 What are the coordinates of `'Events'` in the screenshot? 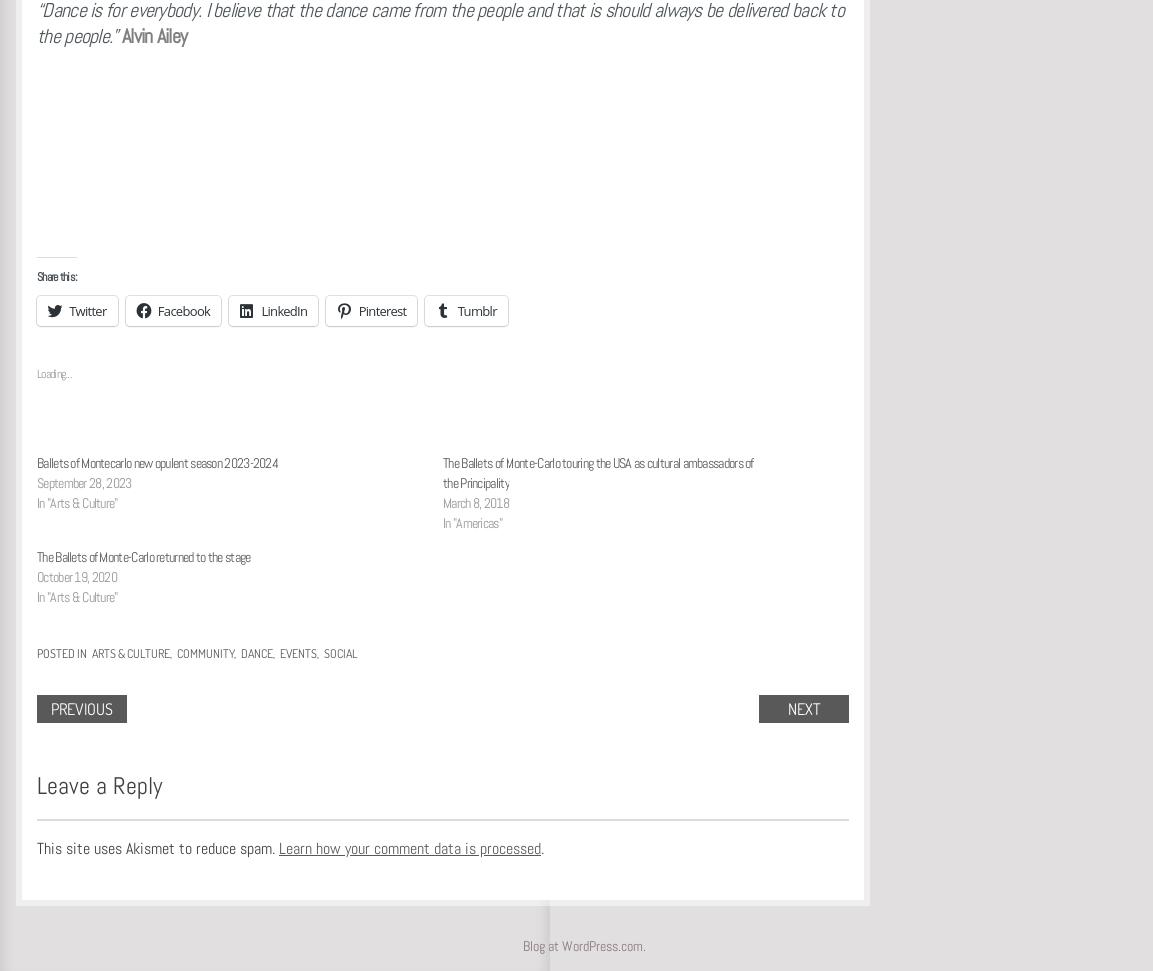 It's located at (297, 653).